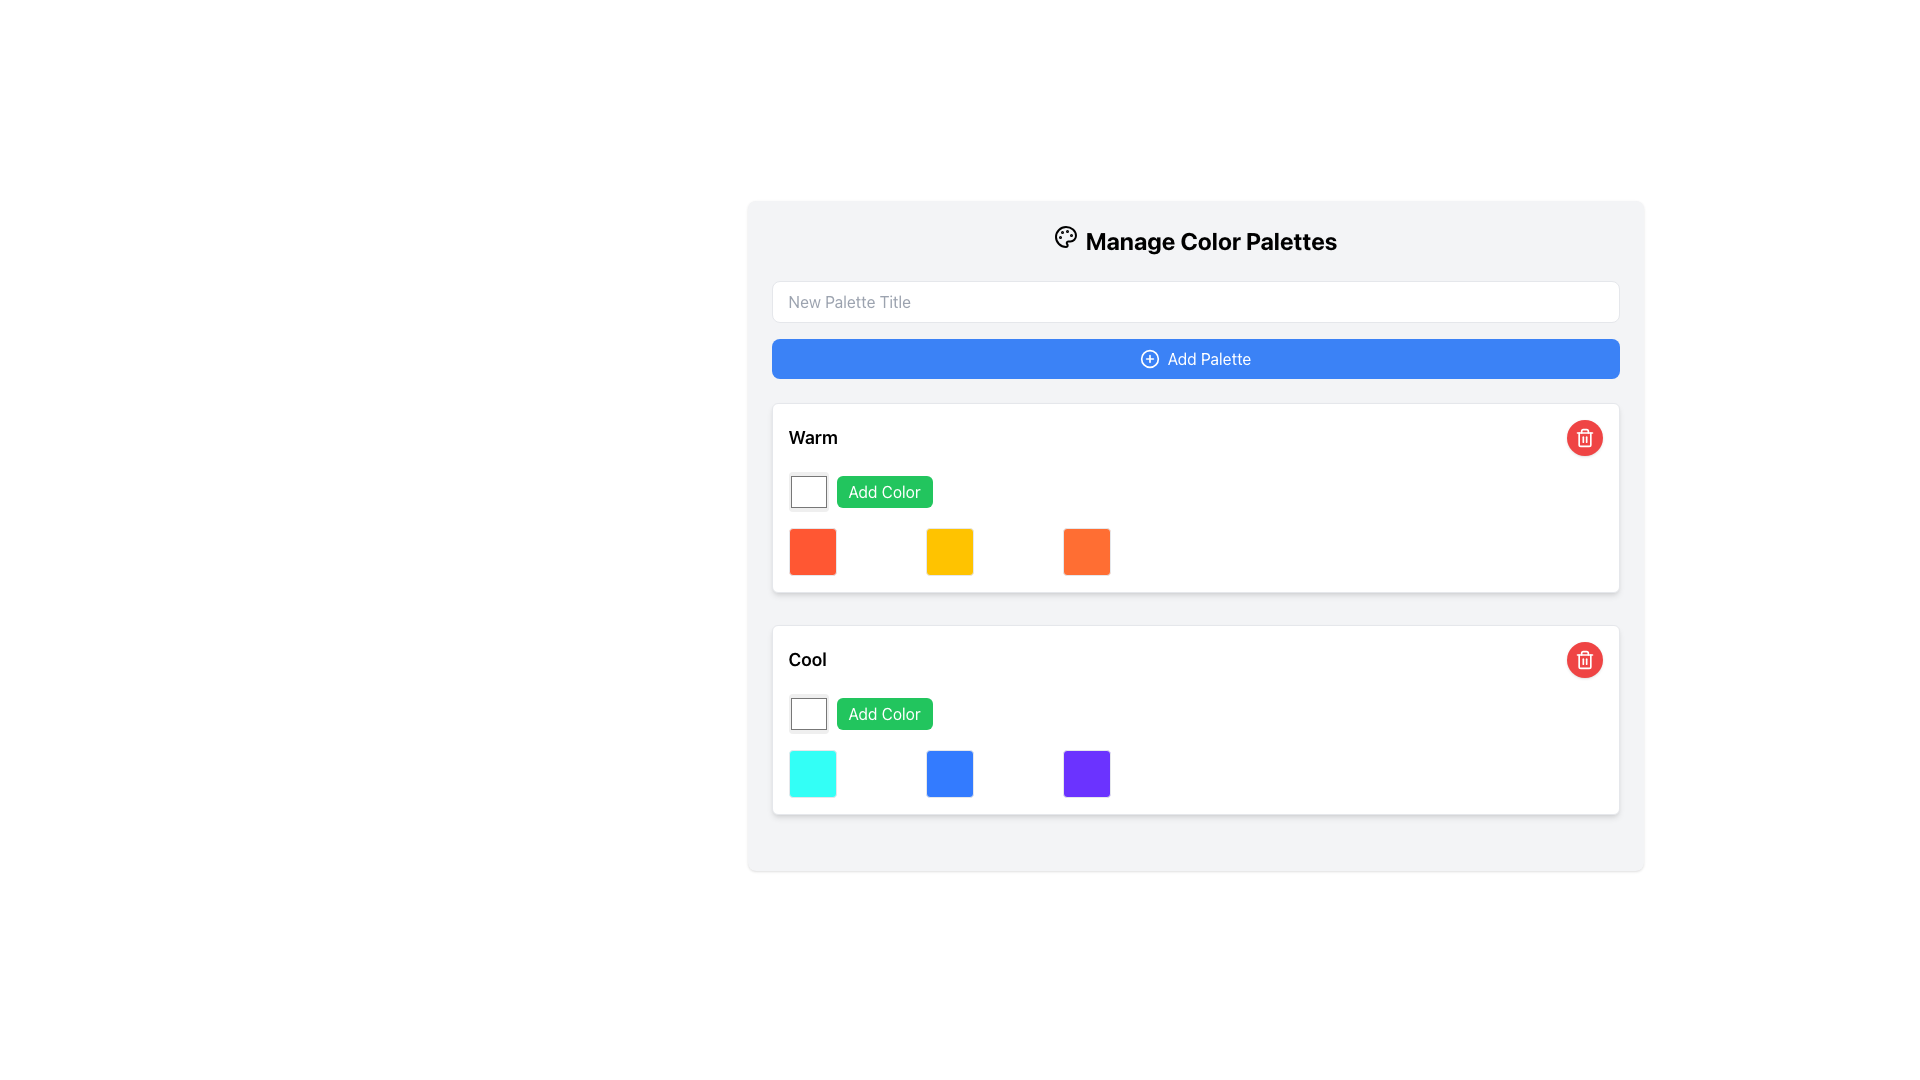 The image size is (1920, 1080). Describe the element at coordinates (1583, 438) in the screenshot. I see `the trash can icon, which is a tall rectangular shape with a curved top, located inside the red circular button to the far right of the 'Warm' section` at that location.